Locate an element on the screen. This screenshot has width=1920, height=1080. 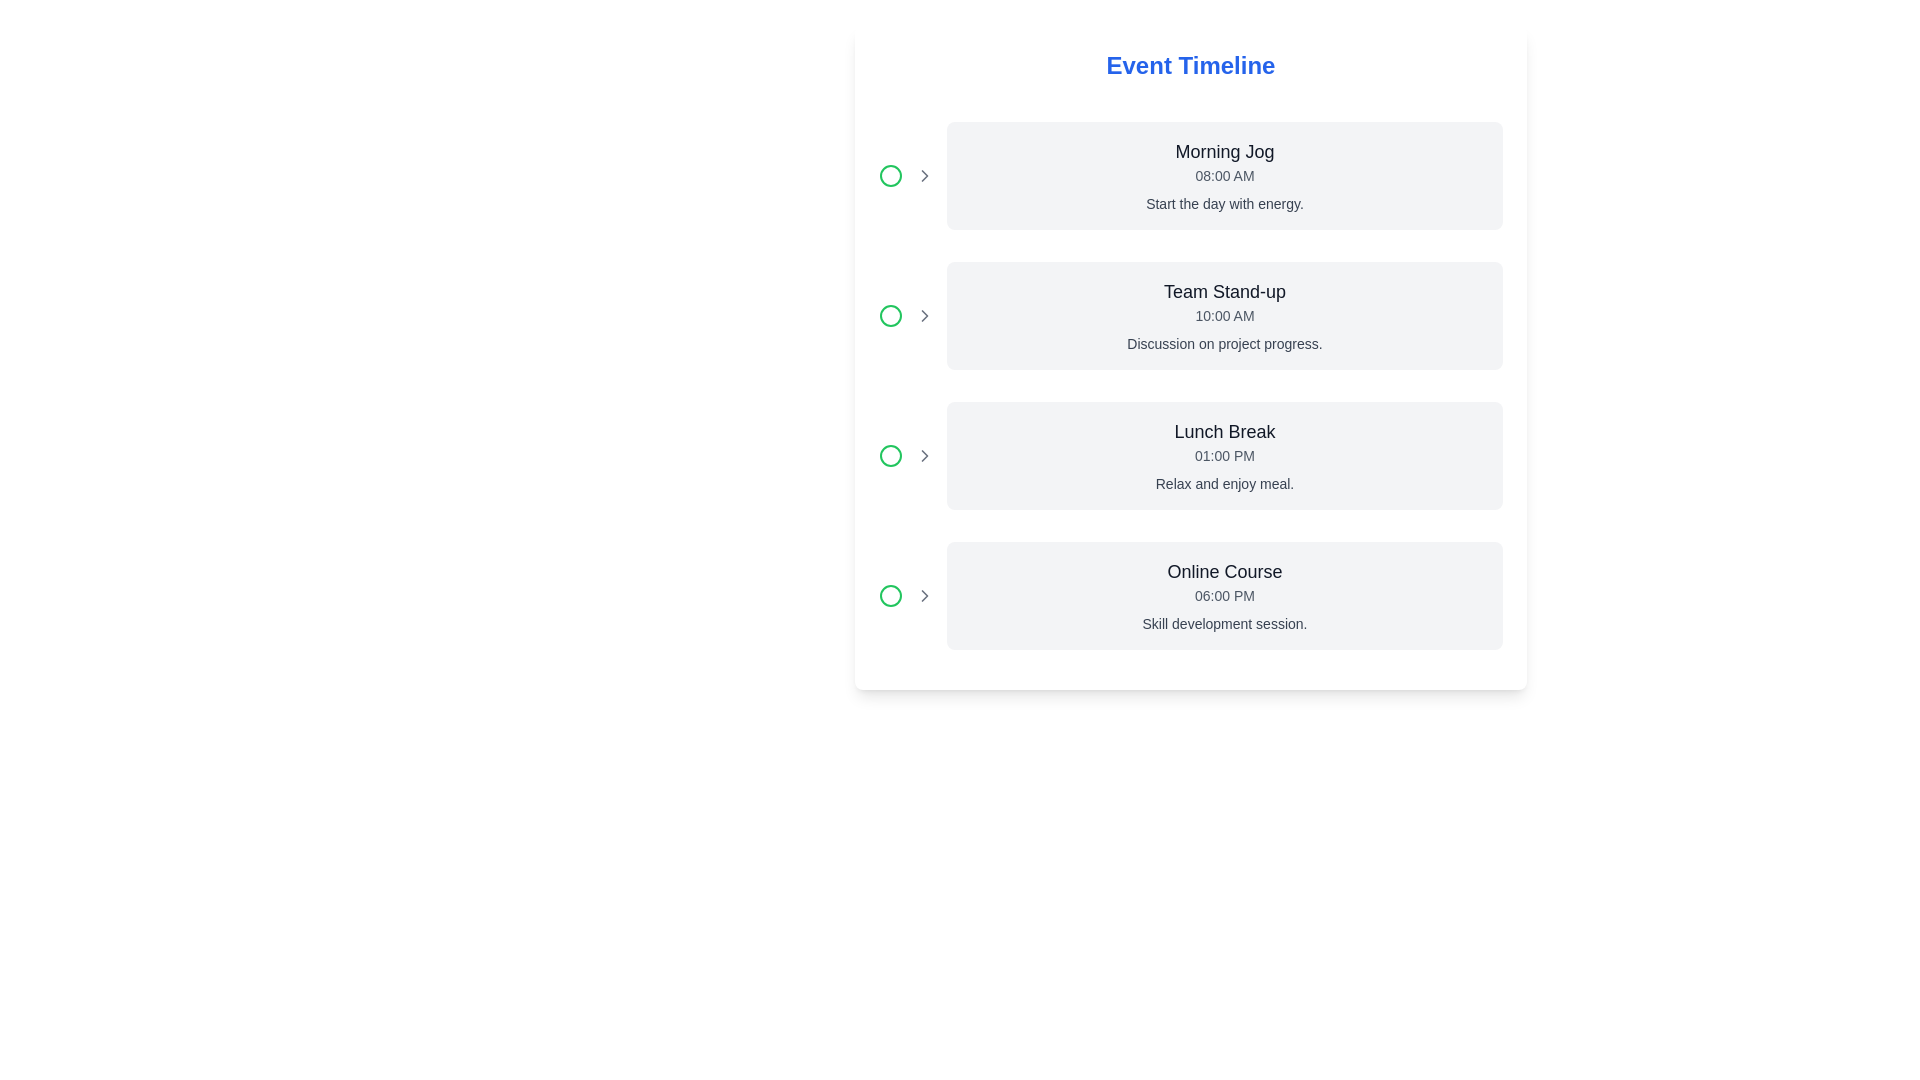
the timeline point icon representing the 'Lunch Break' event is located at coordinates (911, 455).